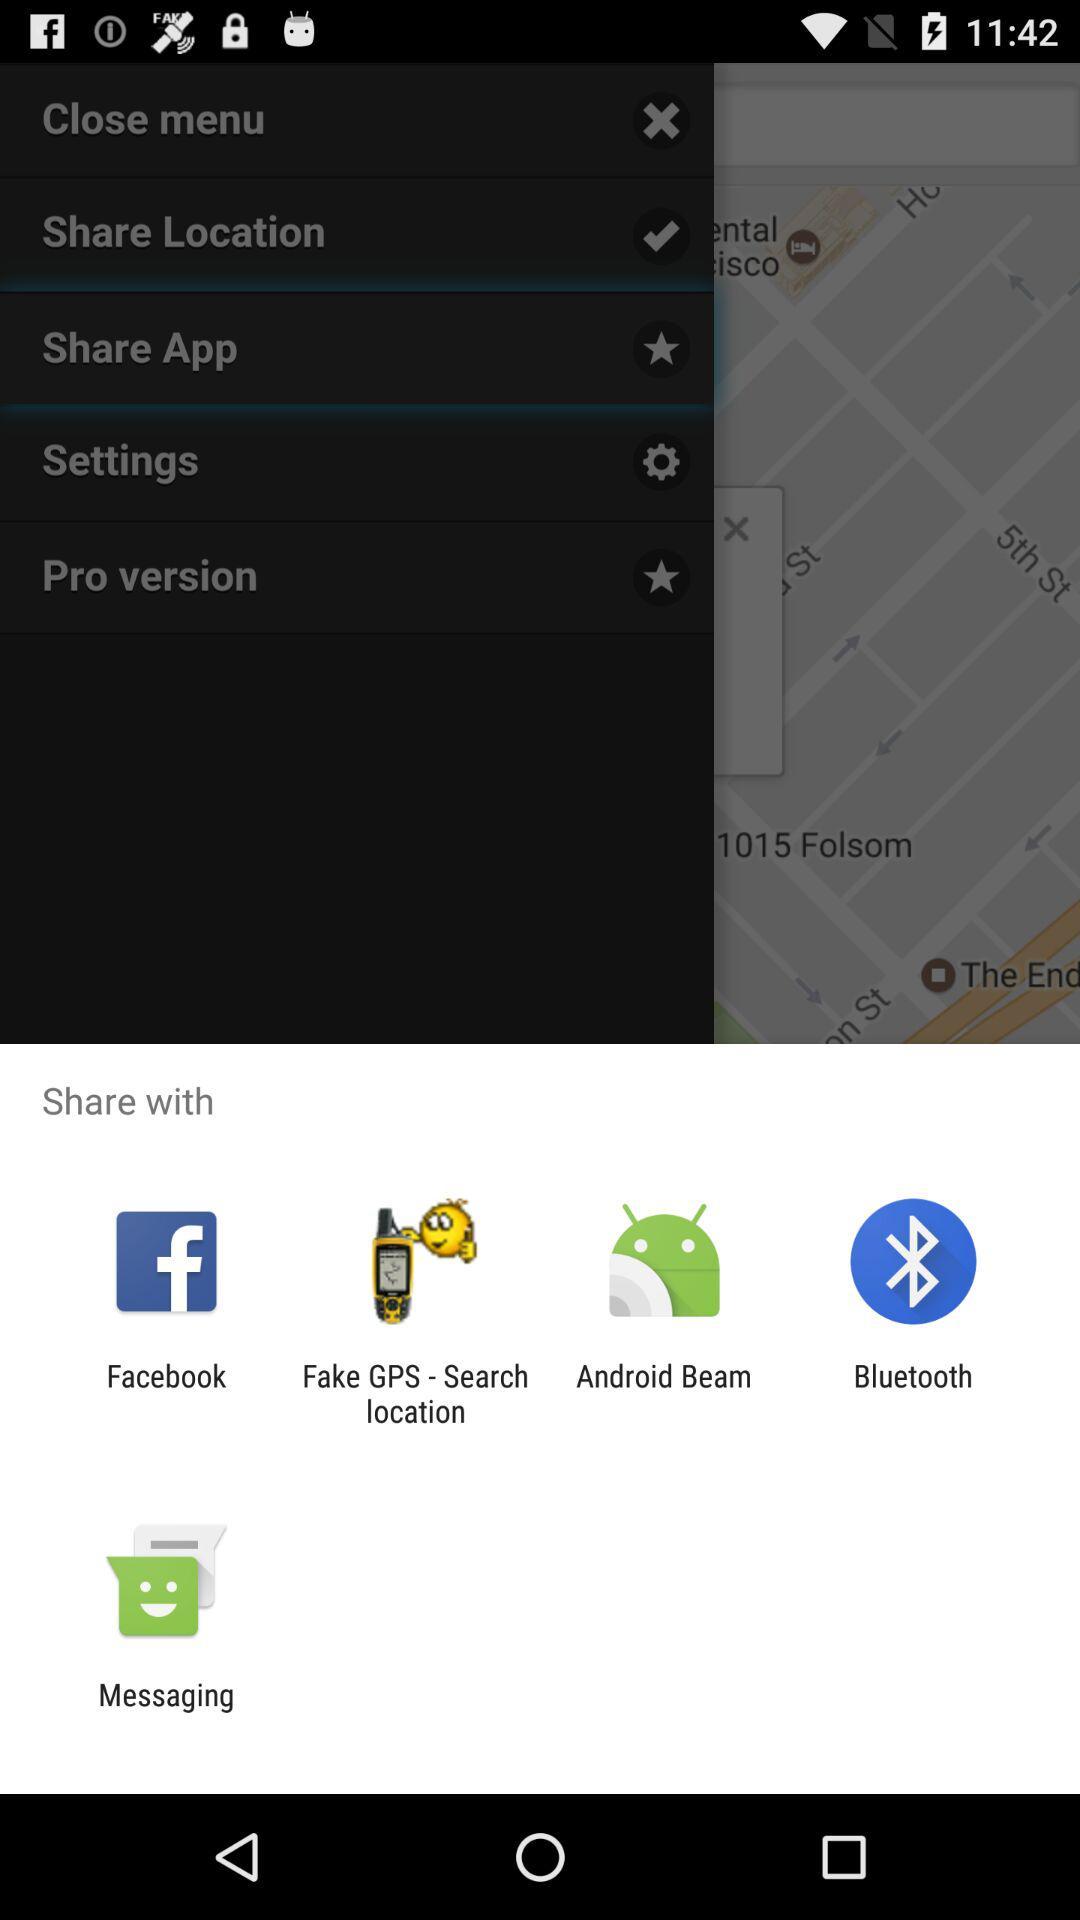 The image size is (1080, 1920). Describe the element at coordinates (165, 1711) in the screenshot. I see `the messaging` at that location.